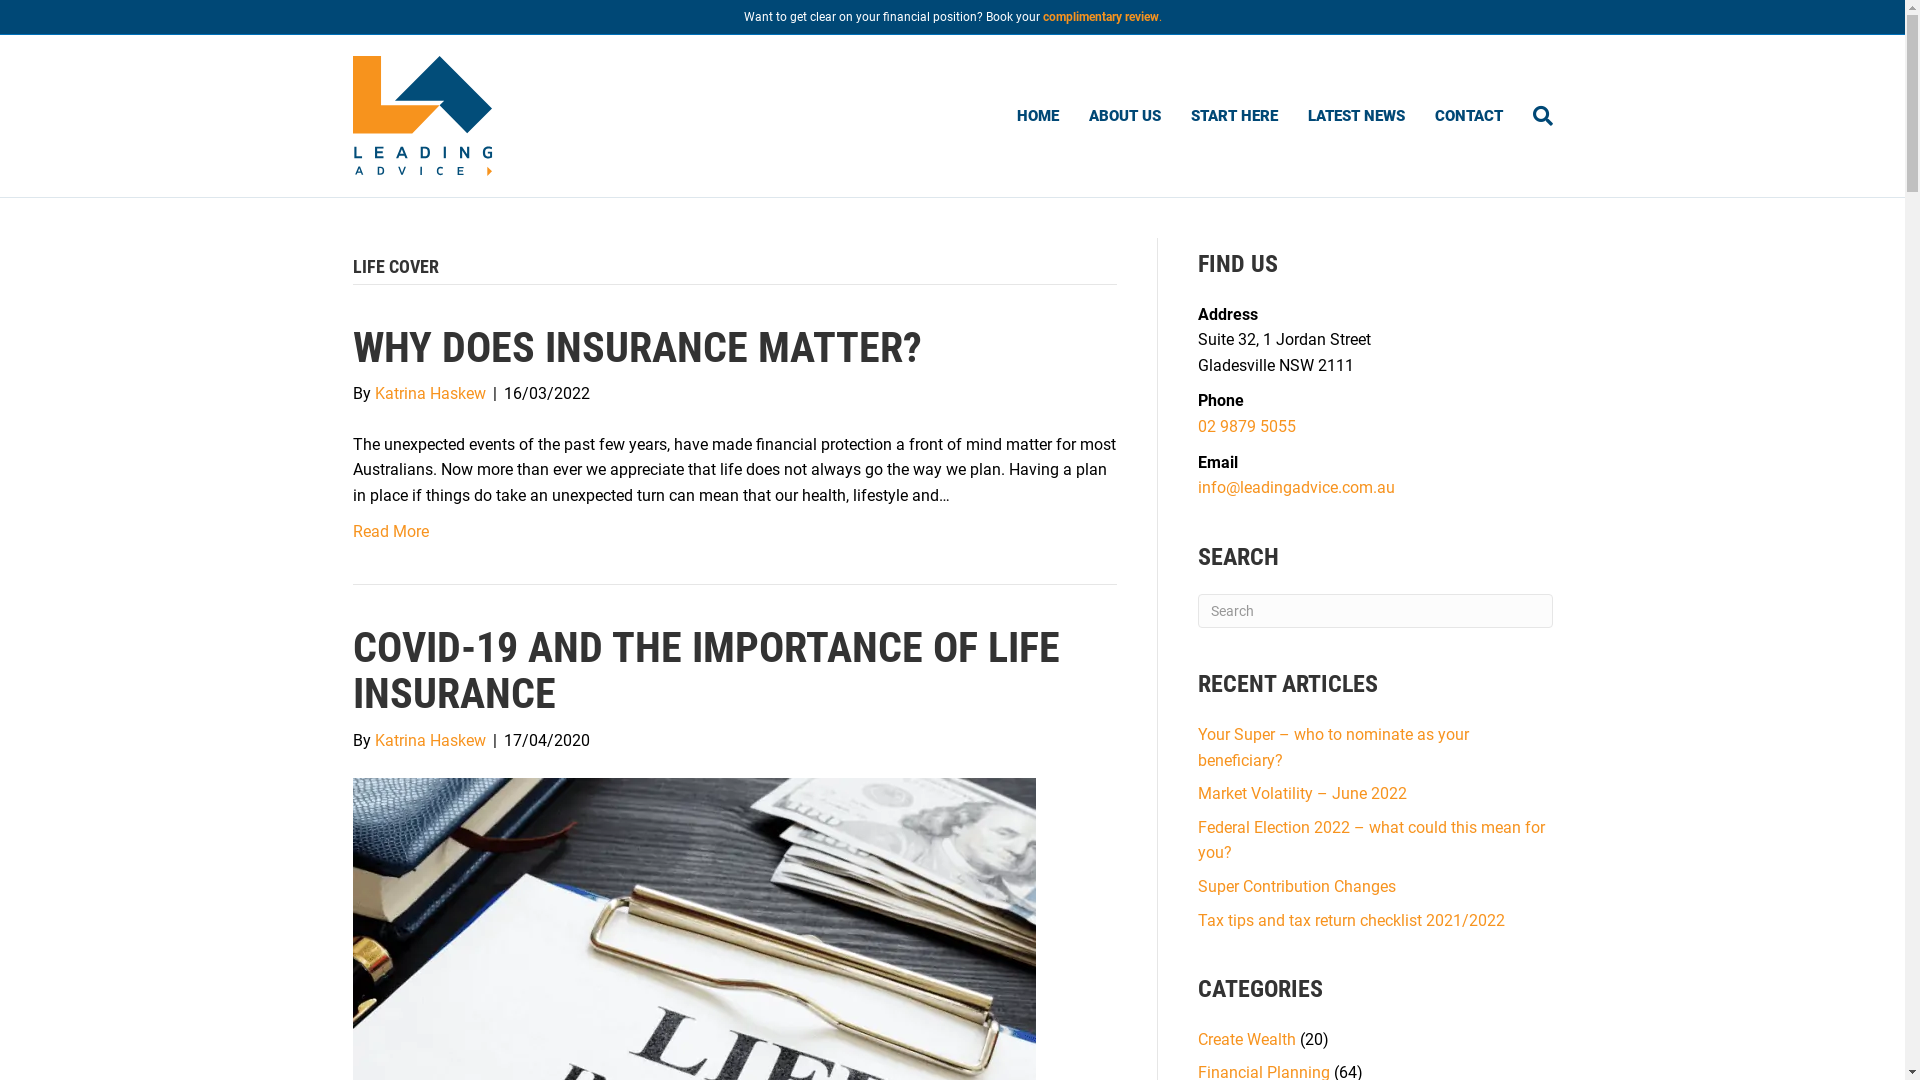 Image resolution: width=1920 pixels, height=1080 pixels. Describe the element at coordinates (1355, 115) in the screenshot. I see `'LATEST NEWS'` at that location.